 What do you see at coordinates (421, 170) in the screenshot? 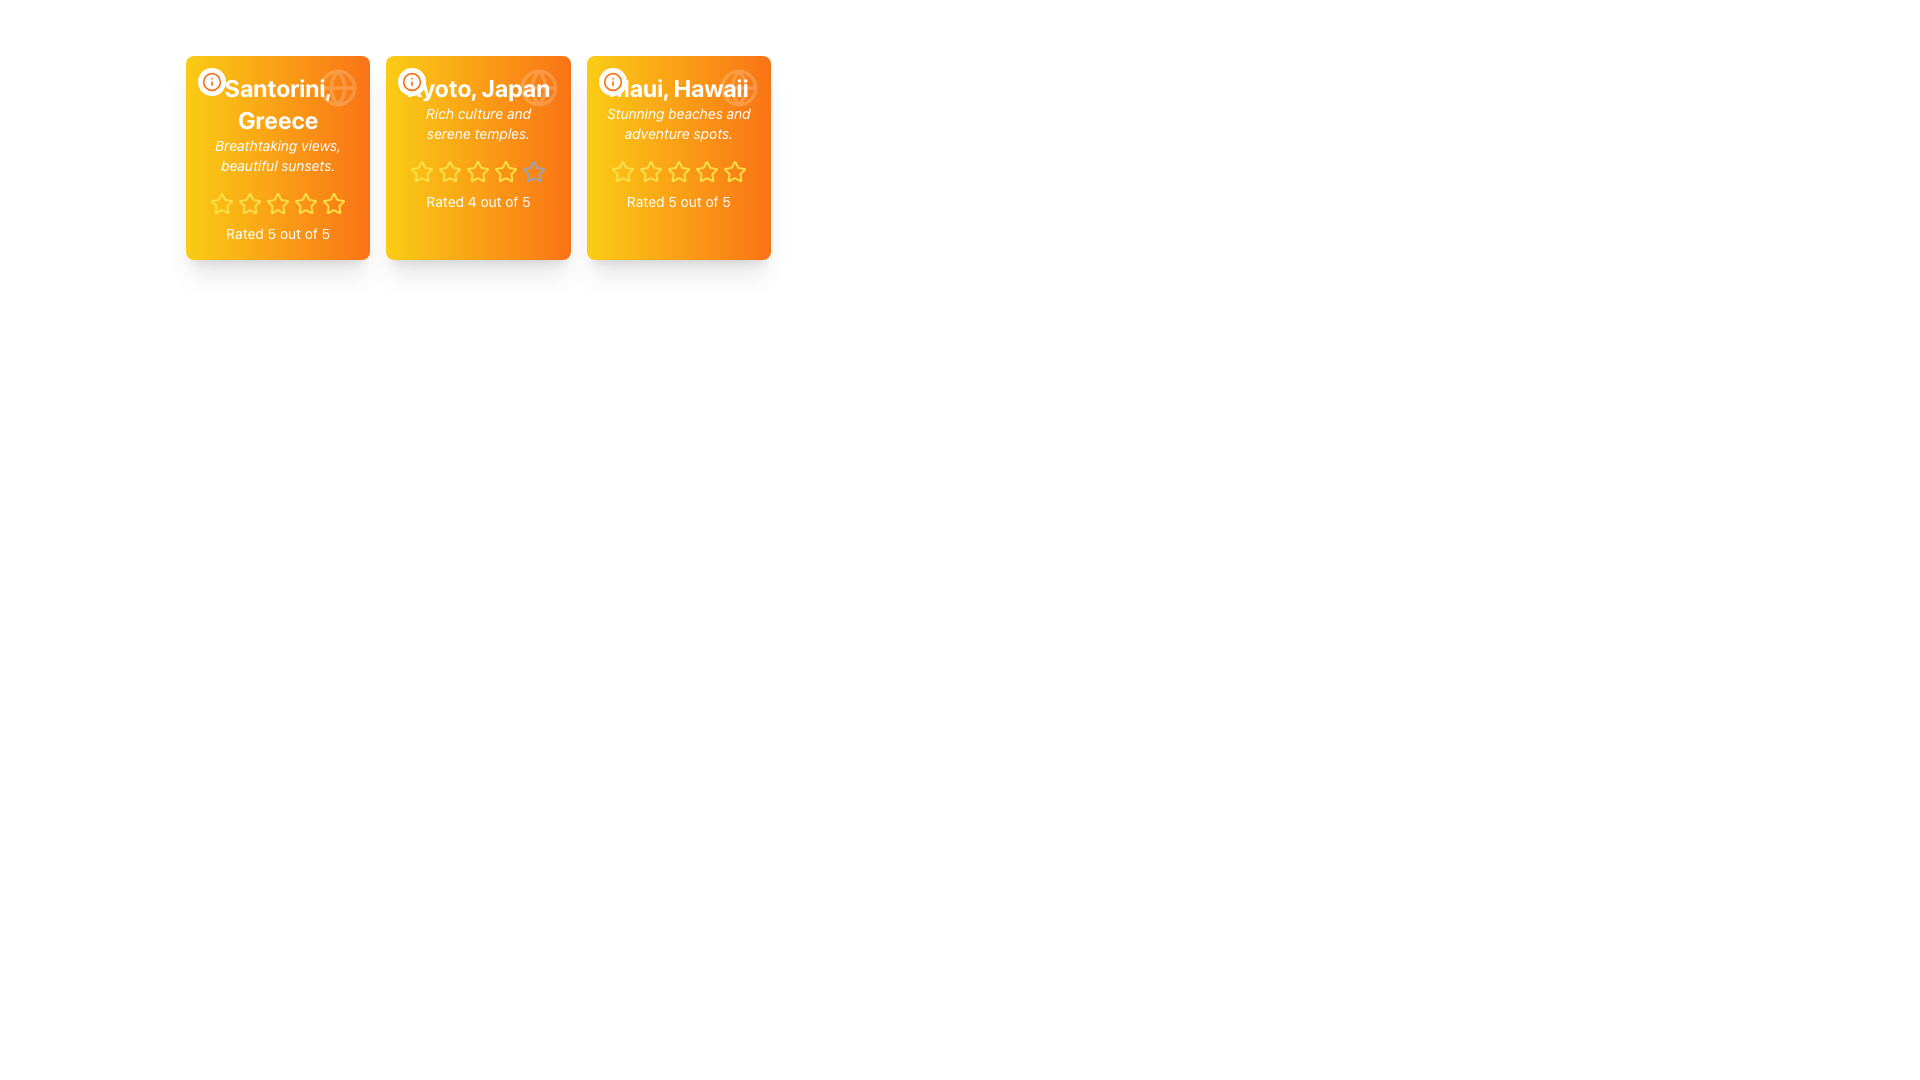
I see `the first star icon` at bounding box center [421, 170].